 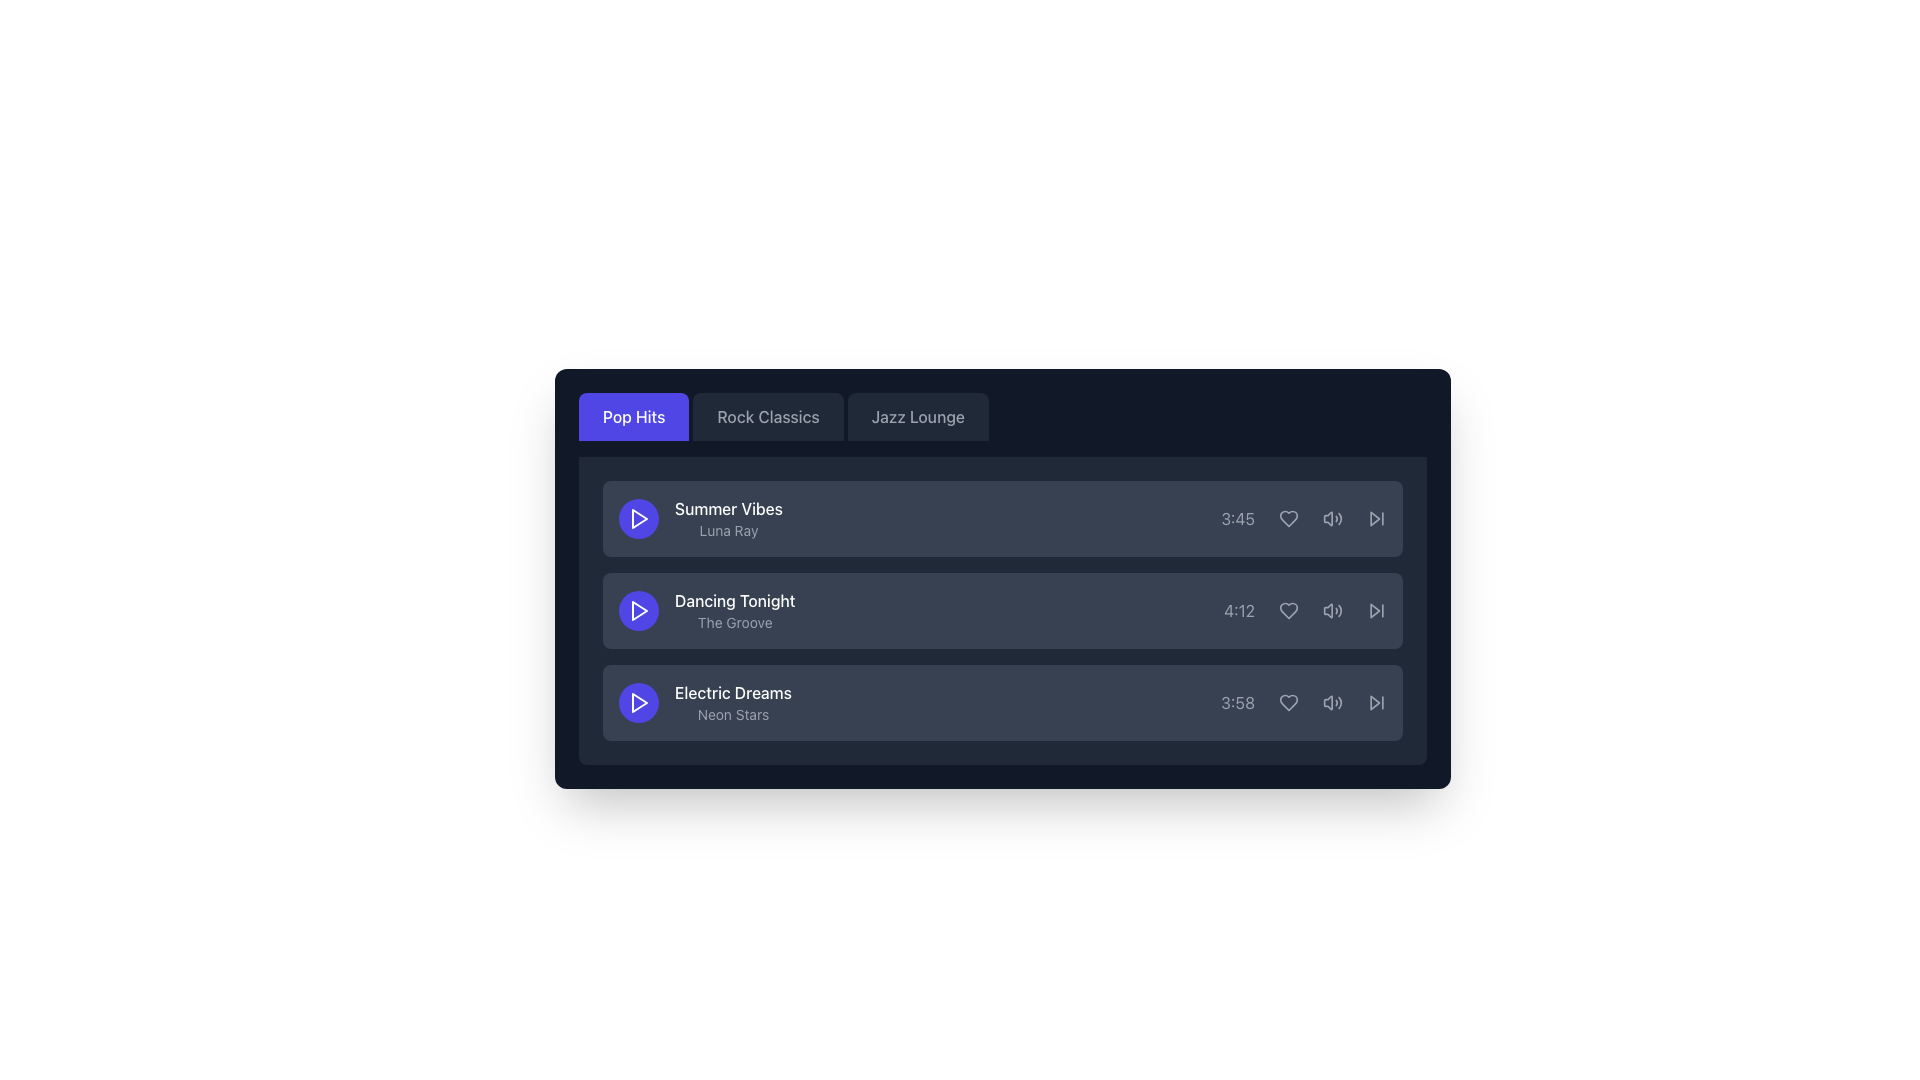 What do you see at coordinates (1374, 609) in the screenshot?
I see `the skip forward icon located at the right end of the second row in the music playlist interface` at bounding box center [1374, 609].